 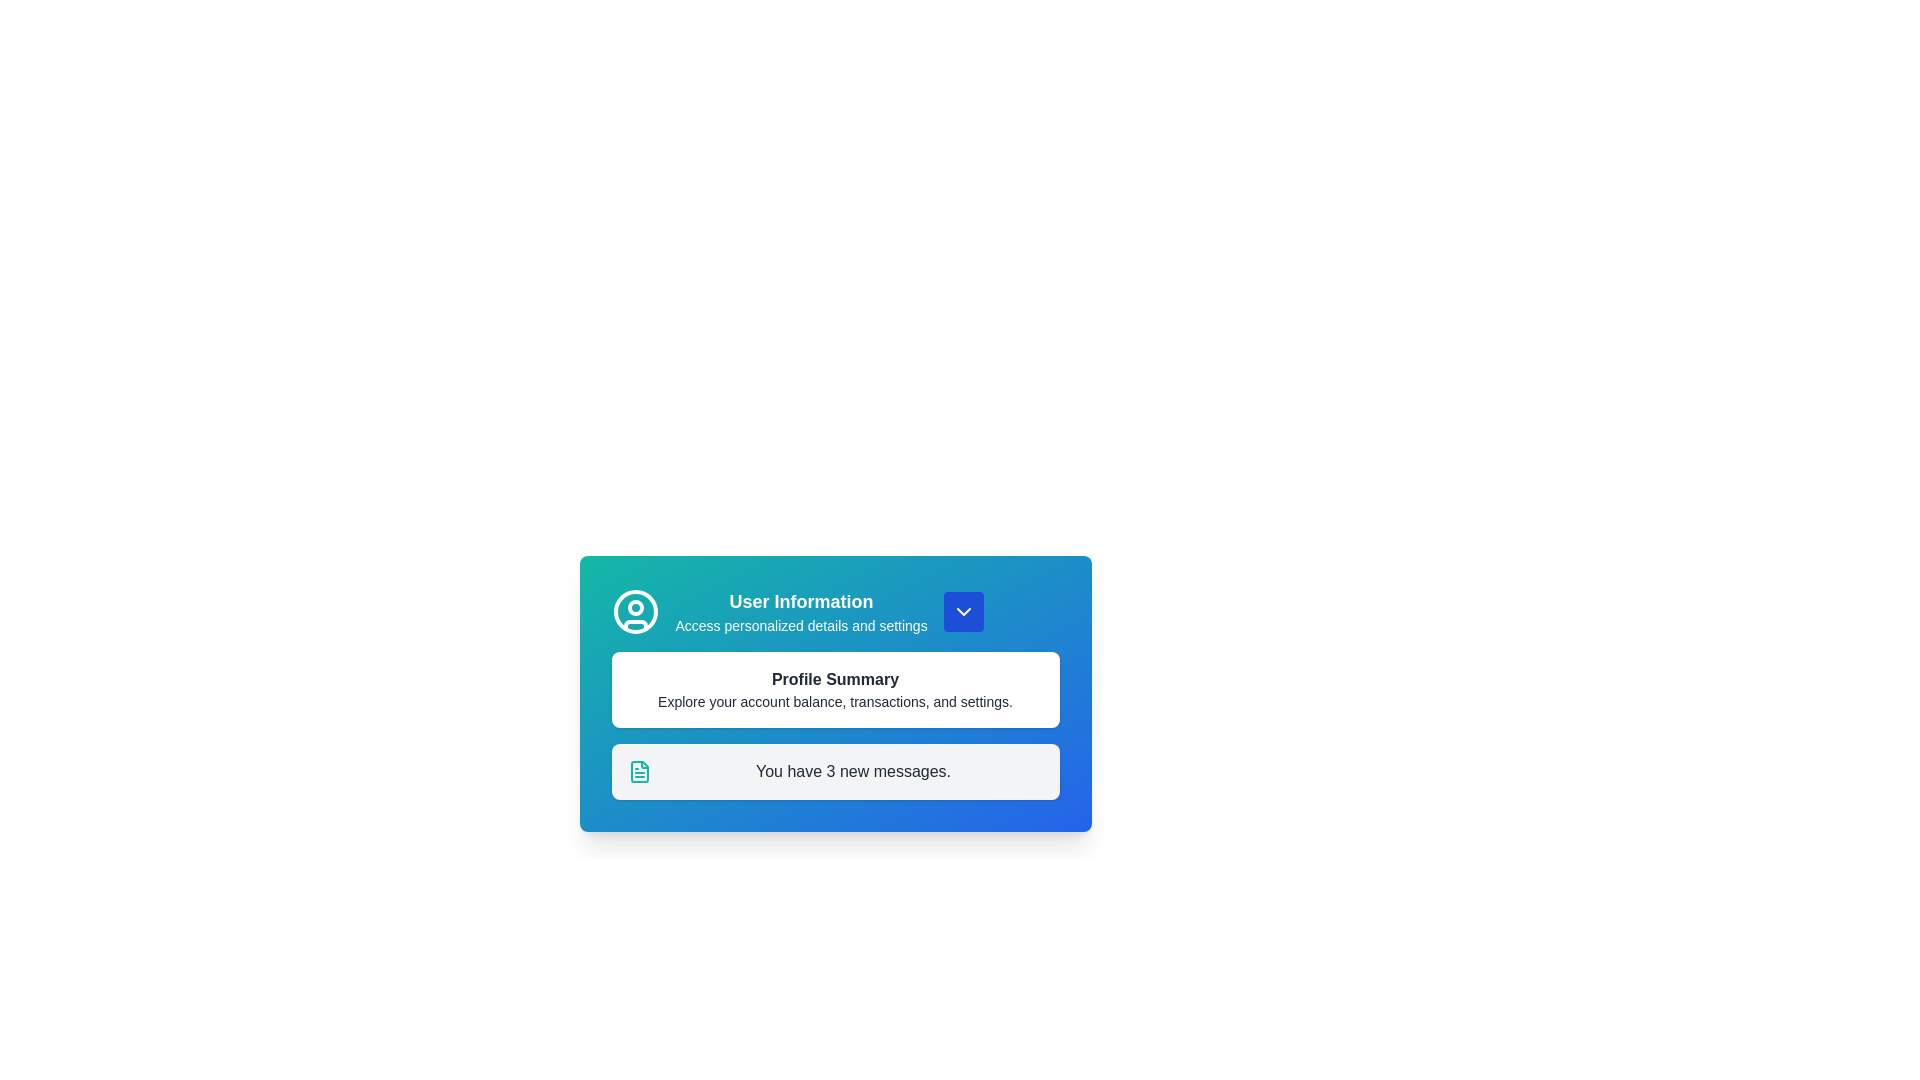 What do you see at coordinates (634, 611) in the screenshot?
I see `the circular user profile avatar located on the left side of the header in the 'User Information' section` at bounding box center [634, 611].